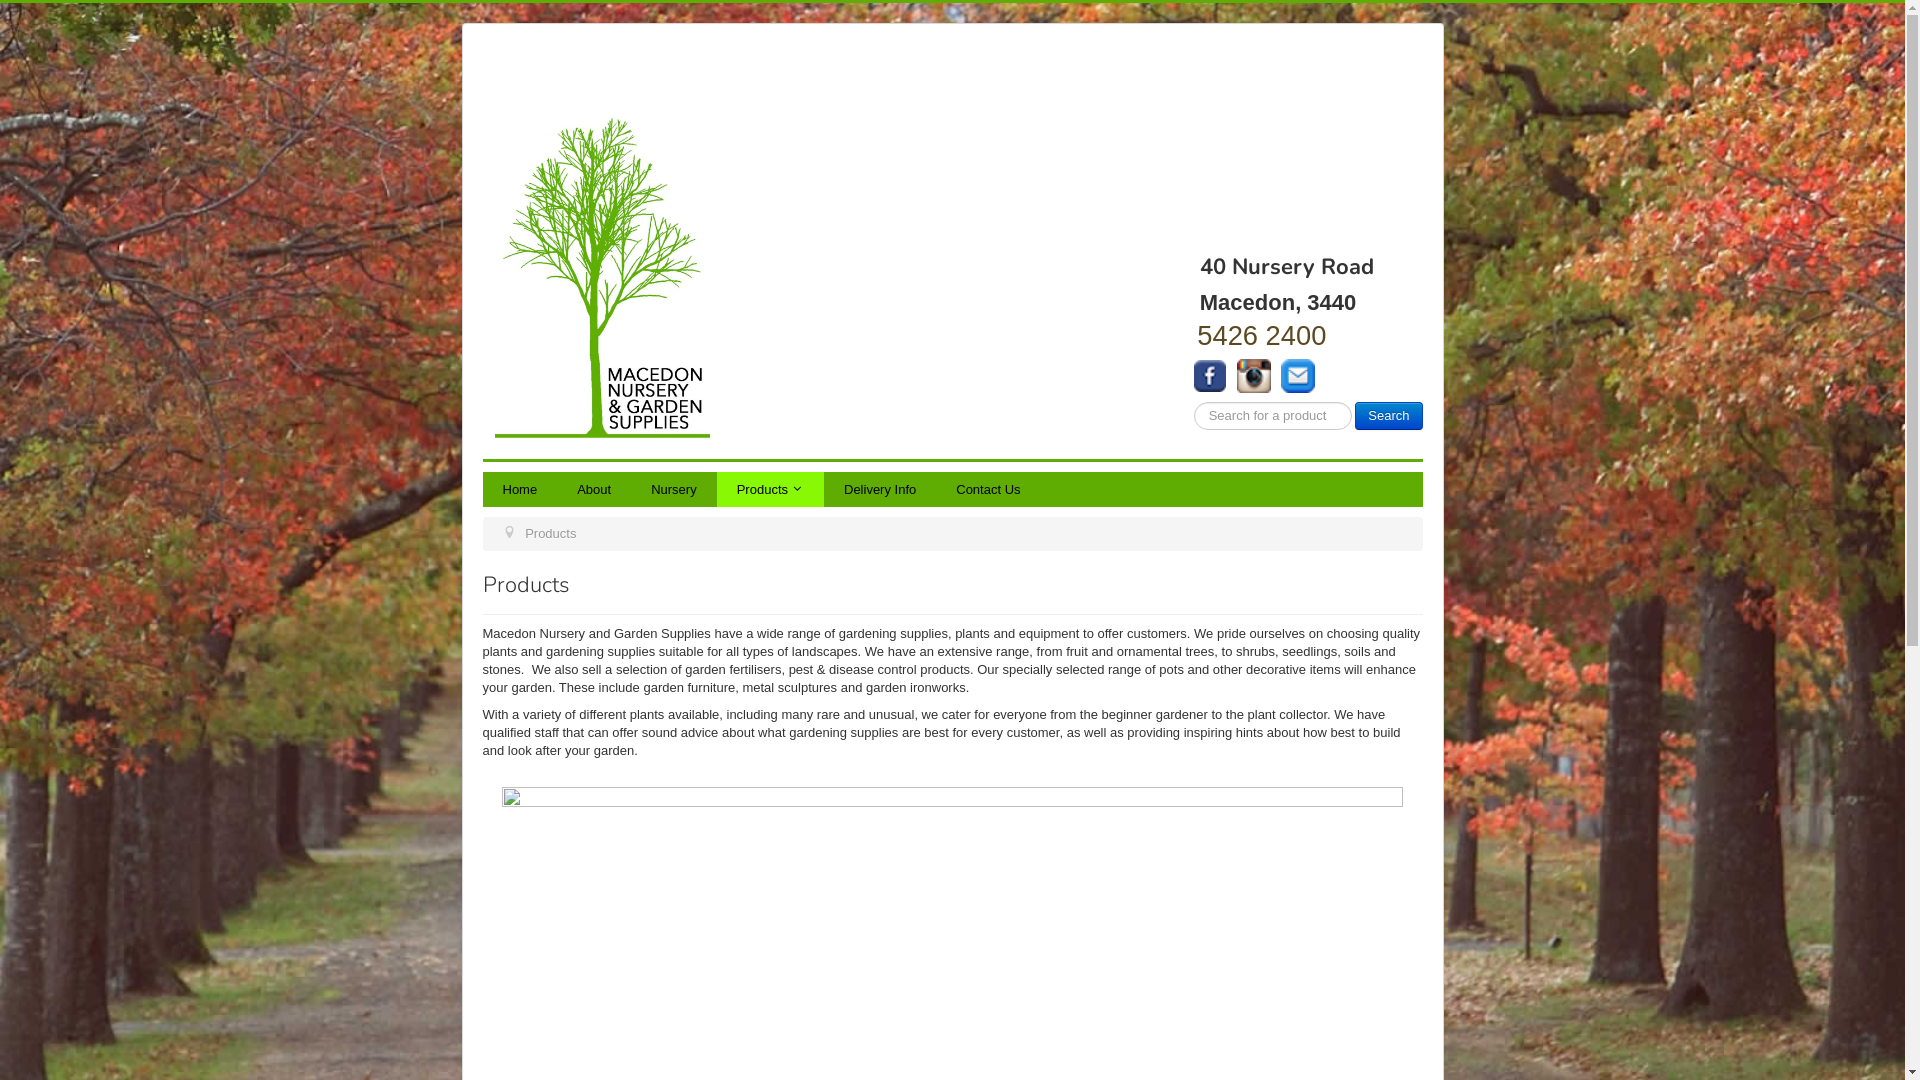 This screenshot has height=1080, width=1920. Describe the element at coordinates (769, 489) in the screenshot. I see `'Products'` at that location.